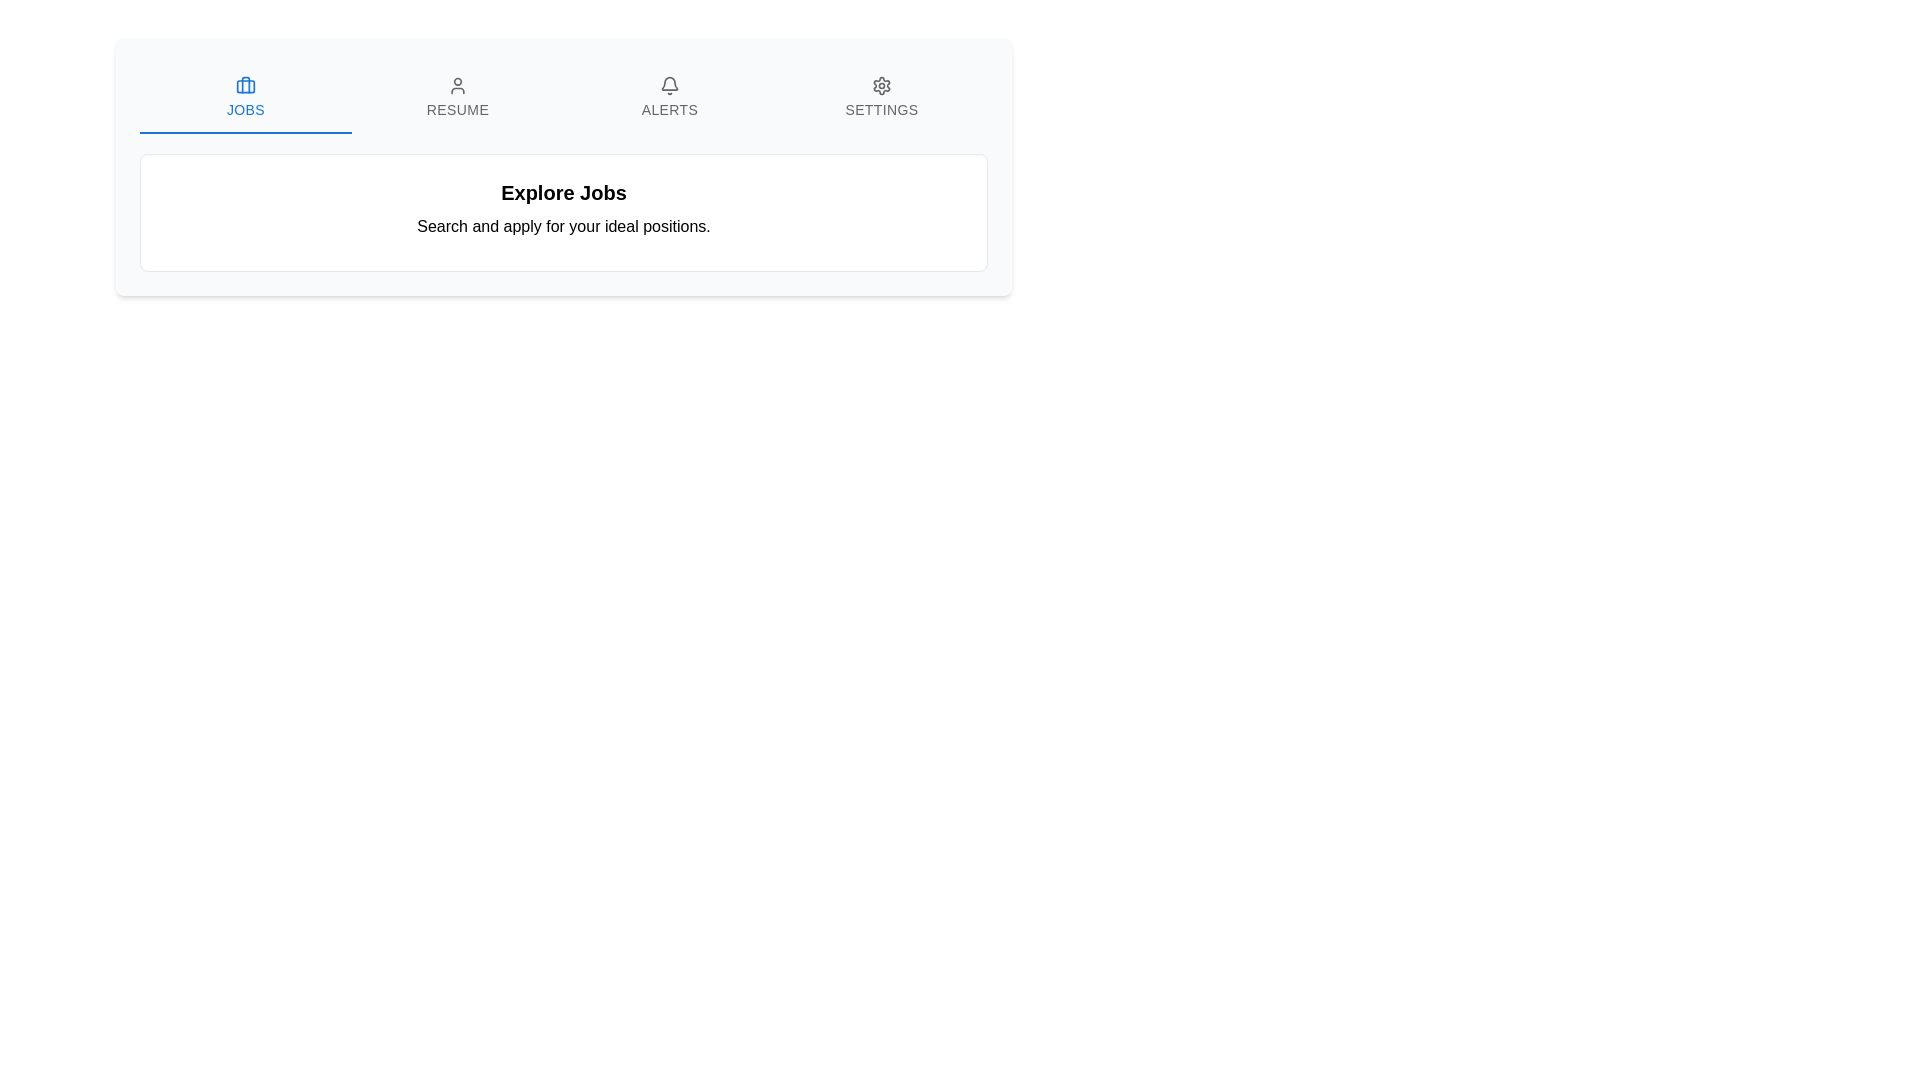 The height and width of the screenshot is (1080, 1920). Describe the element at coordinates (563, 192) in the screenshot. I see `the bold text phrase 'Explore Jobs' that is prominently displayed above the description text 'Search and apply for your ideal positions.'` at that location.